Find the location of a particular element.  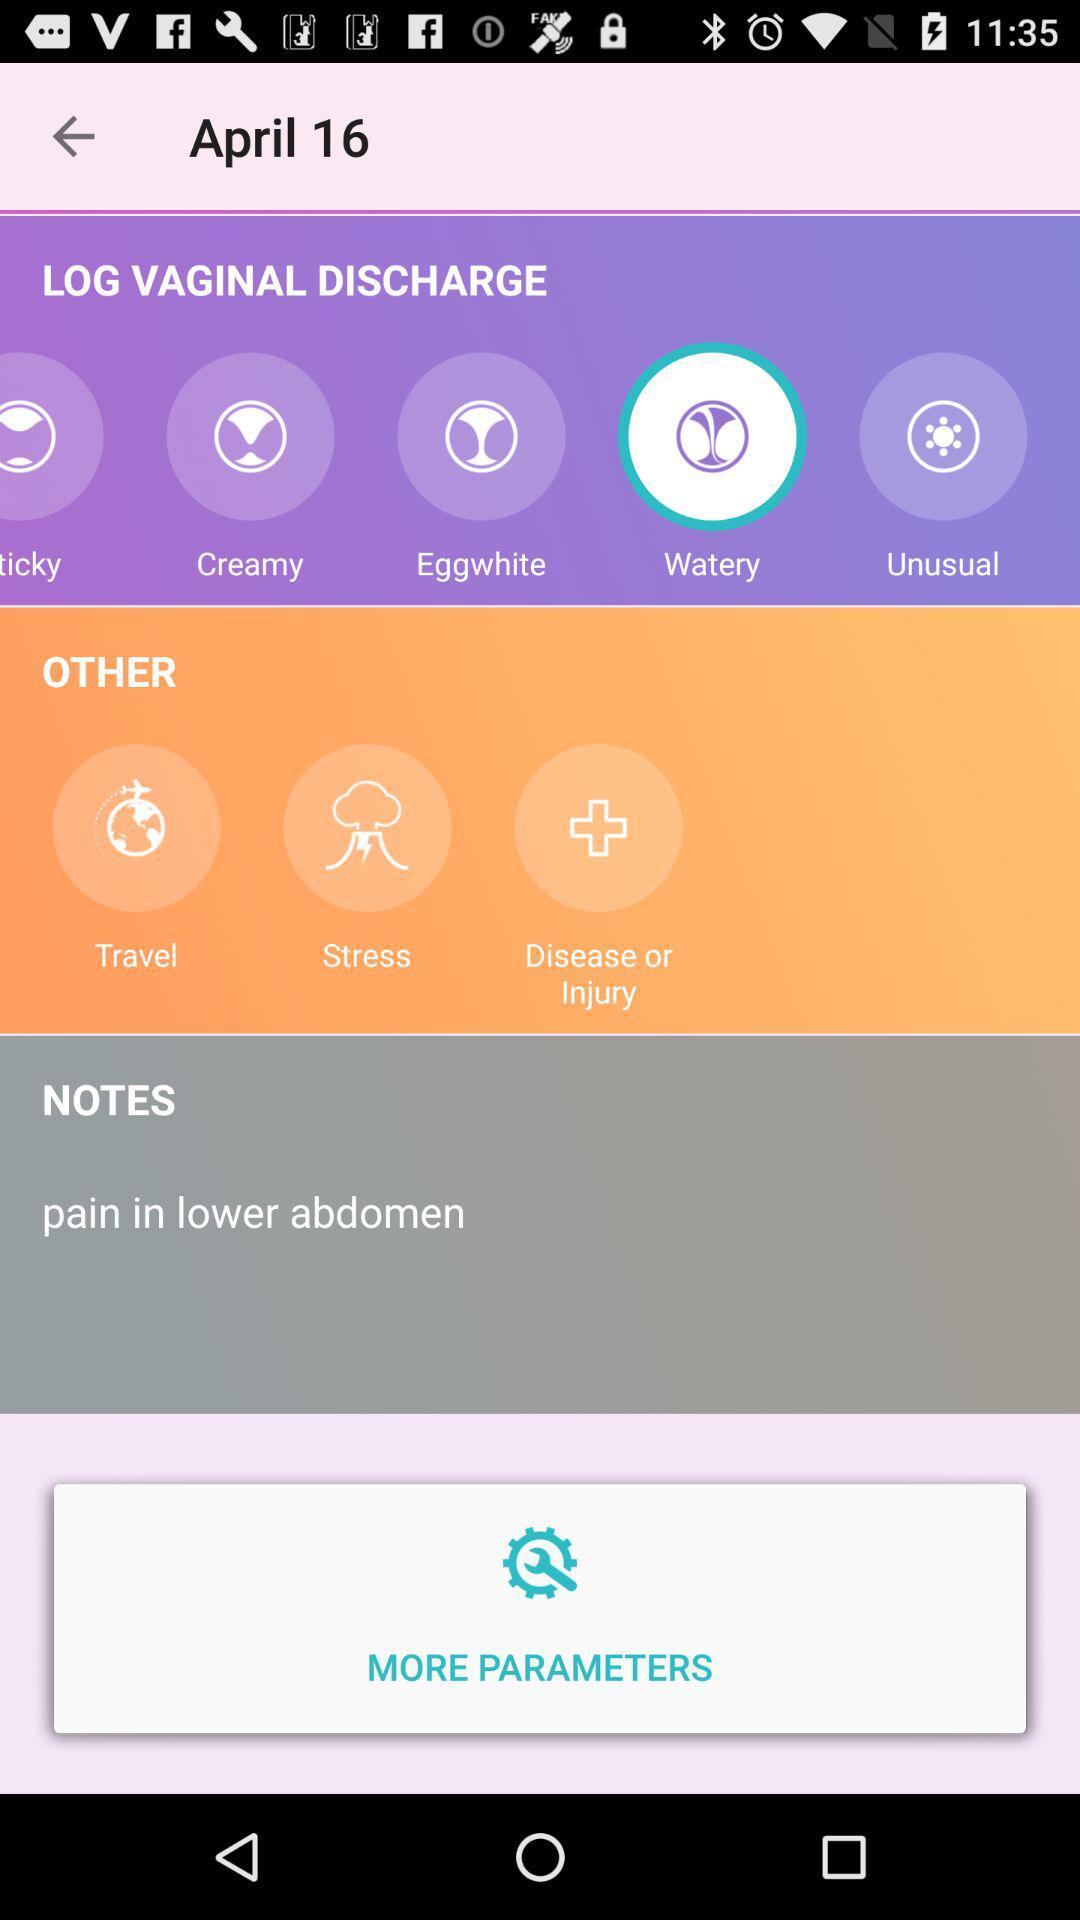

second icon under other is located at coordinates (367, 828).